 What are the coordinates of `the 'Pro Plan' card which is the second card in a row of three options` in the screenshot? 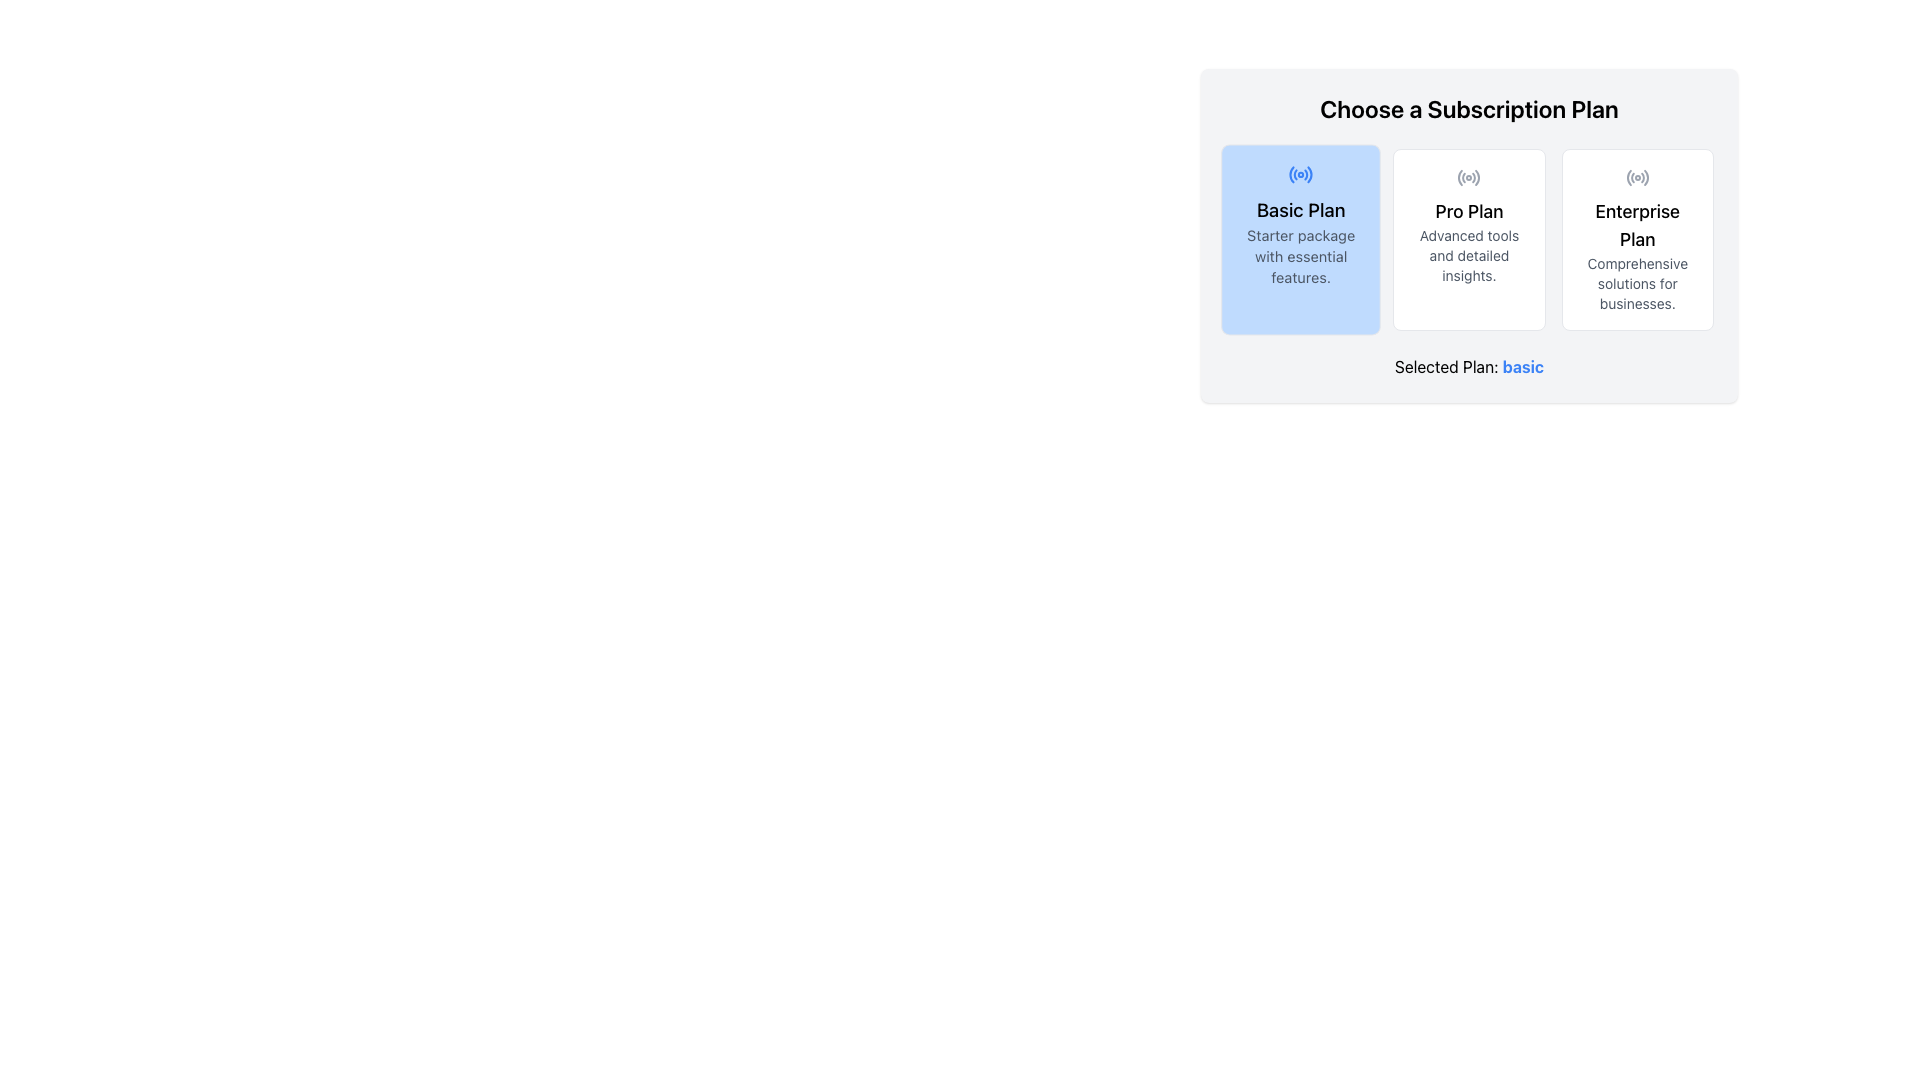 It's located at (1469, 238).